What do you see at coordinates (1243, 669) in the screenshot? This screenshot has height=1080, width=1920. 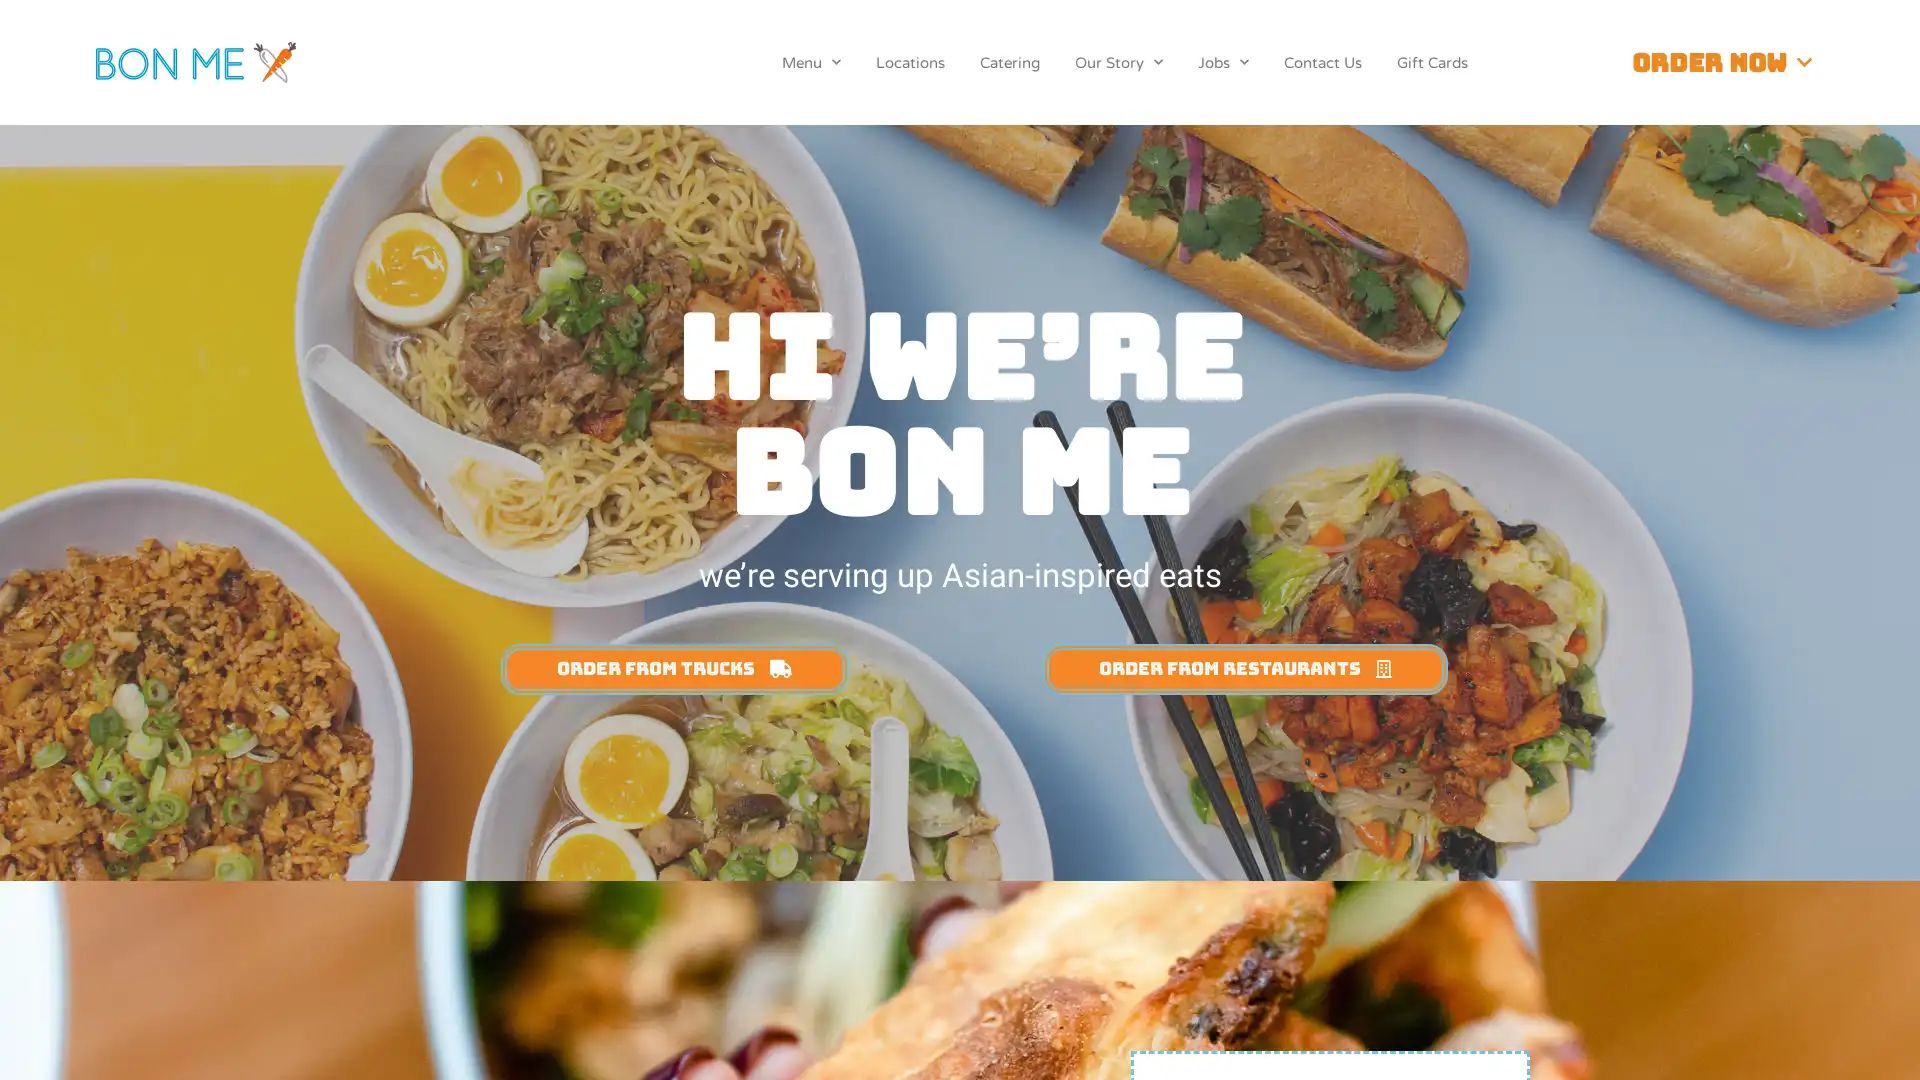 I see `ORDER FROM RESTAURANTS` at bounding box center [1243, 669].